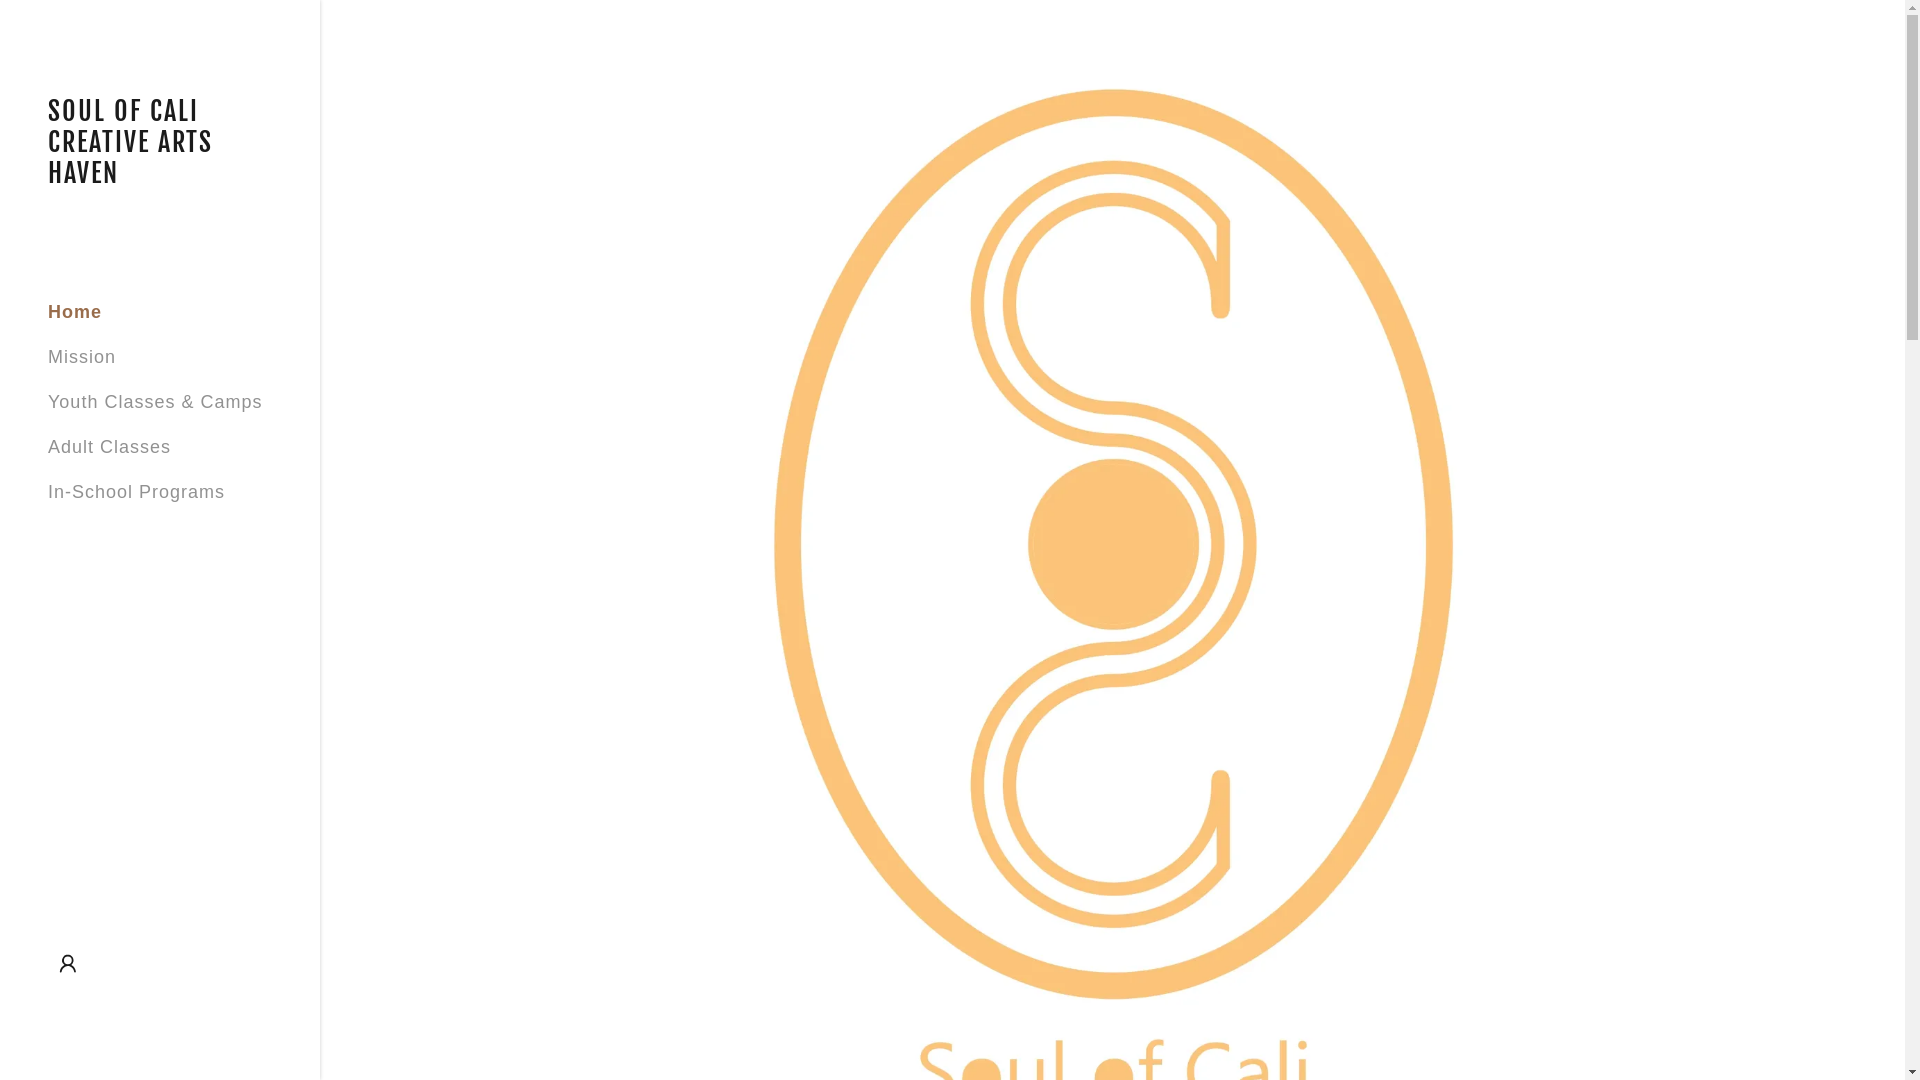  I want to click on 'Youth Classes & Camps', so click(153, 401).